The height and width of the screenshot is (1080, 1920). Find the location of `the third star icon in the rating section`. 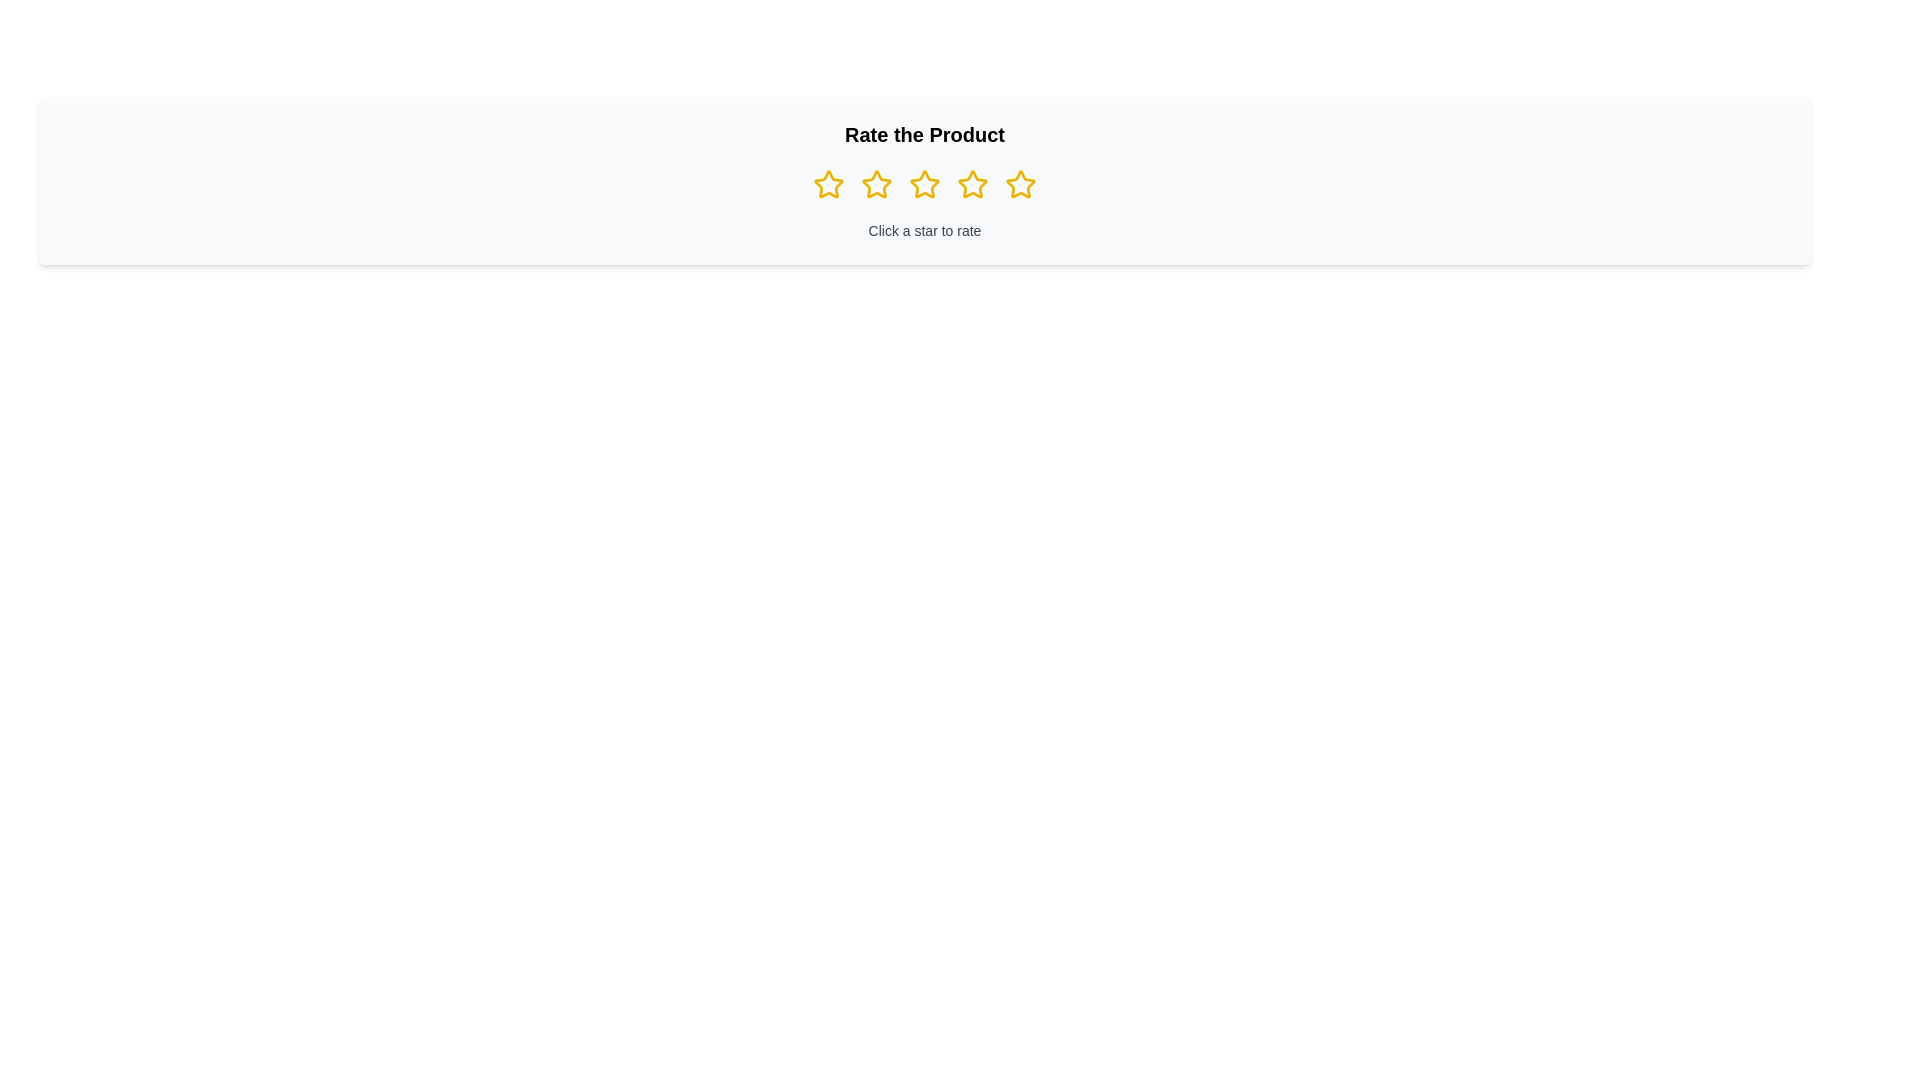

the third star icon in the rating section is located at coordinates (973, 185).